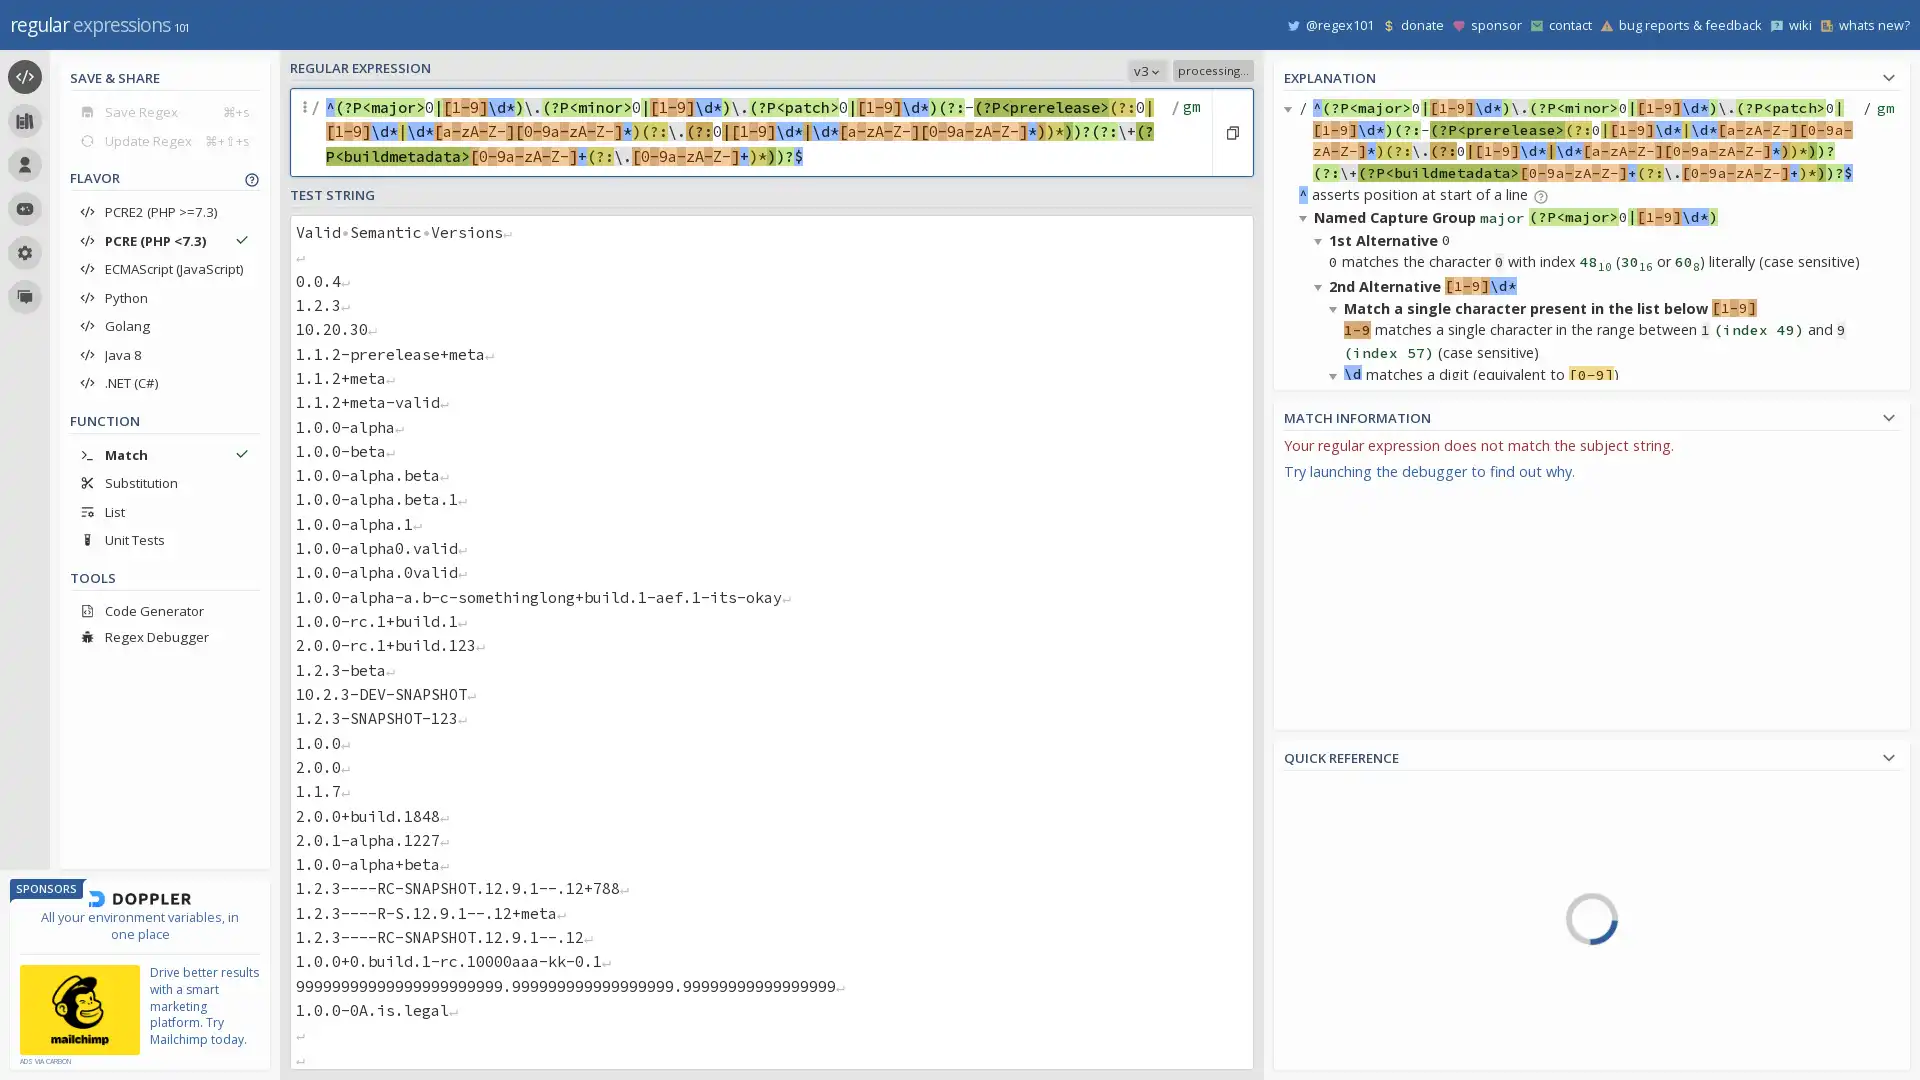 This screenshot has width=1920, height=1080. What do you see at coordinates (1377, 886) in the screenshot?
I see `General Tokens` at bounding box center [1377, 886].